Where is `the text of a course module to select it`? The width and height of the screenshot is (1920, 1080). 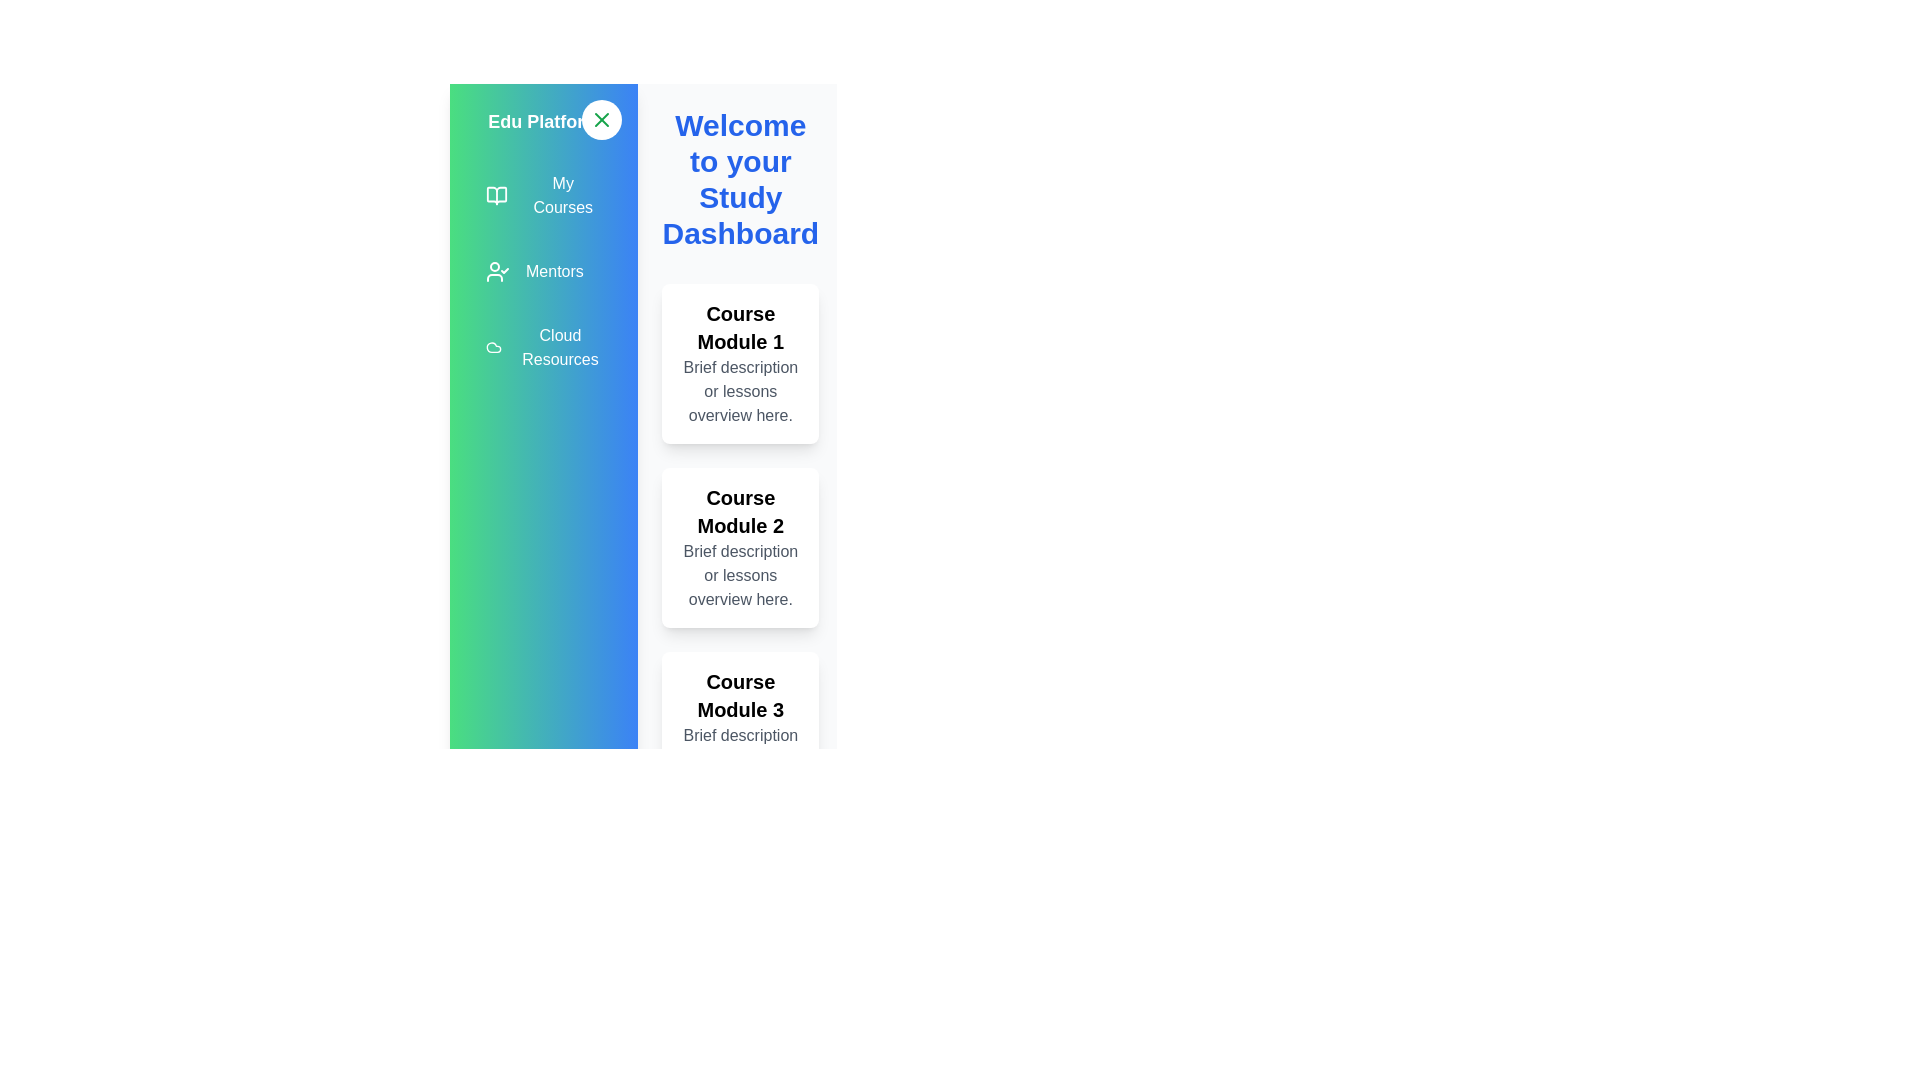 the text of a course module to select it is located at coordinates (738, 363).